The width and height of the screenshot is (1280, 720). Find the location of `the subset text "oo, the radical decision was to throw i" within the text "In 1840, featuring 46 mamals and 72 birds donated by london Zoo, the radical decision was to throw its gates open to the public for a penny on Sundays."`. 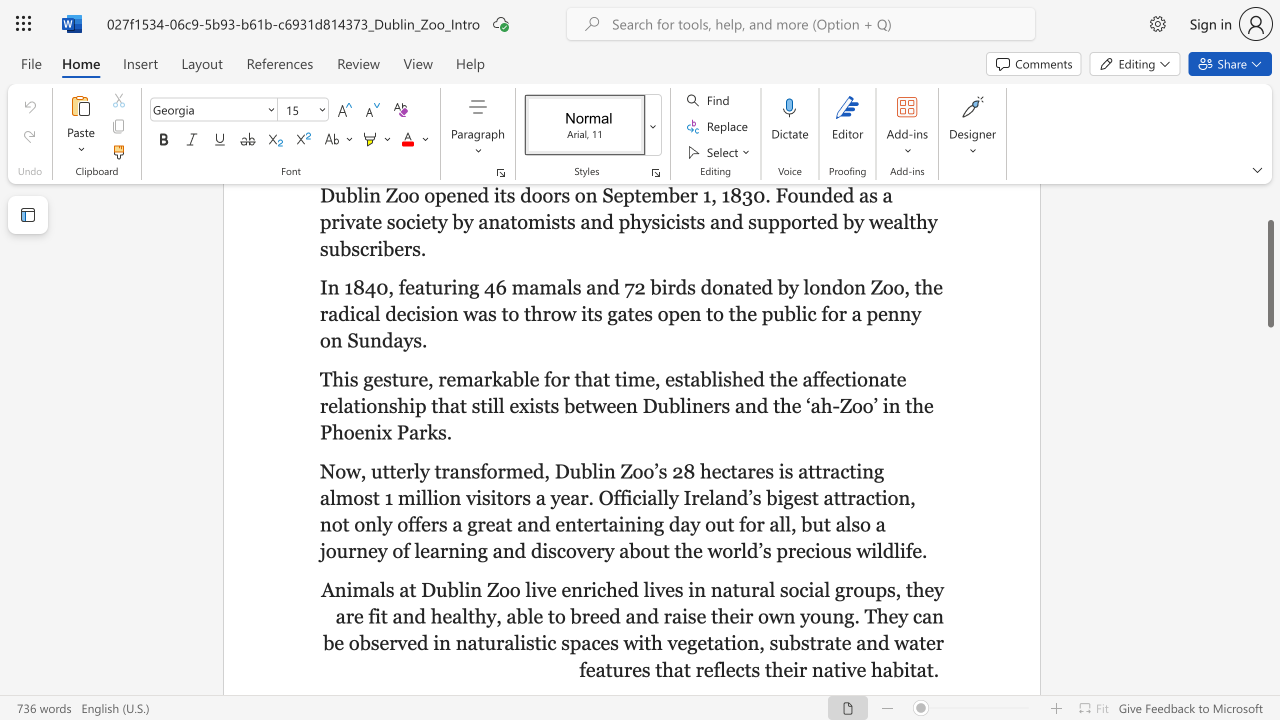

the subset text "oo, the radical decision was to throw i" within the text "In 1840, featuring 46 mamals and 72 birds donated by london Zoo, the radical decision was to throw its gates open to the public for a penny on Sundays." is located at coordinates (881, 287).